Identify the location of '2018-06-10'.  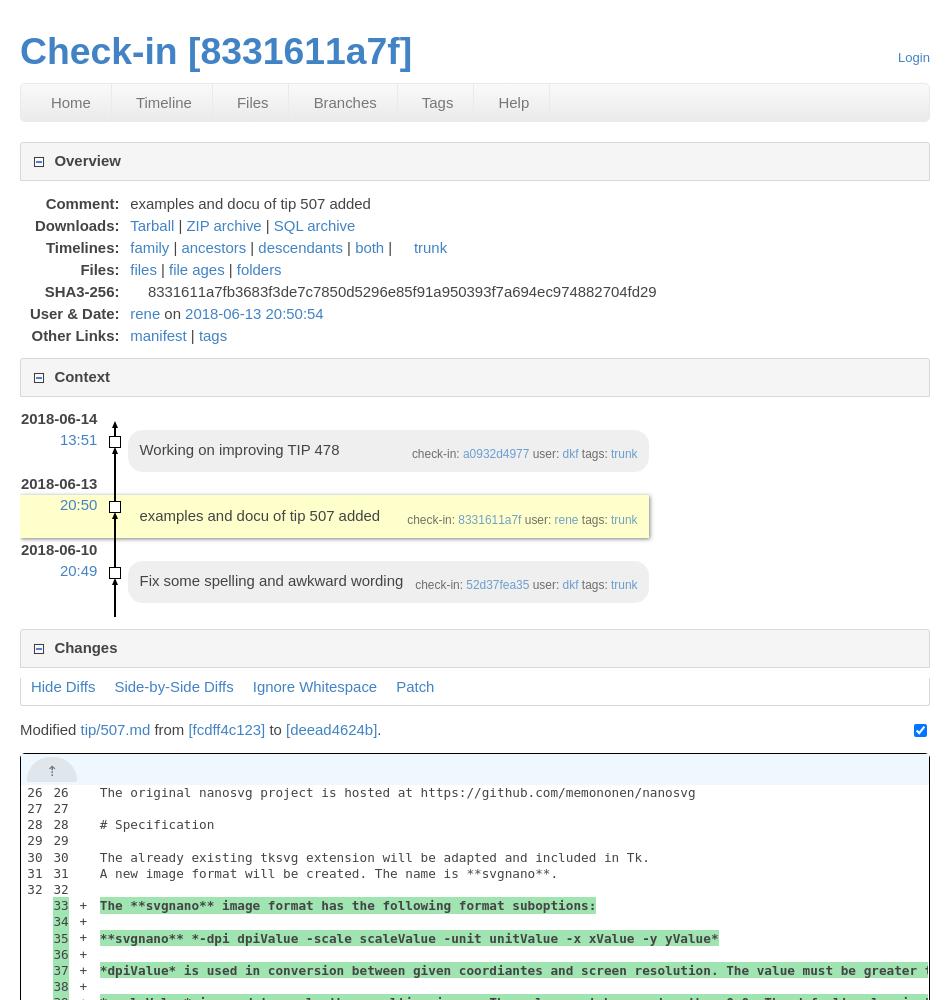
(20, 548).